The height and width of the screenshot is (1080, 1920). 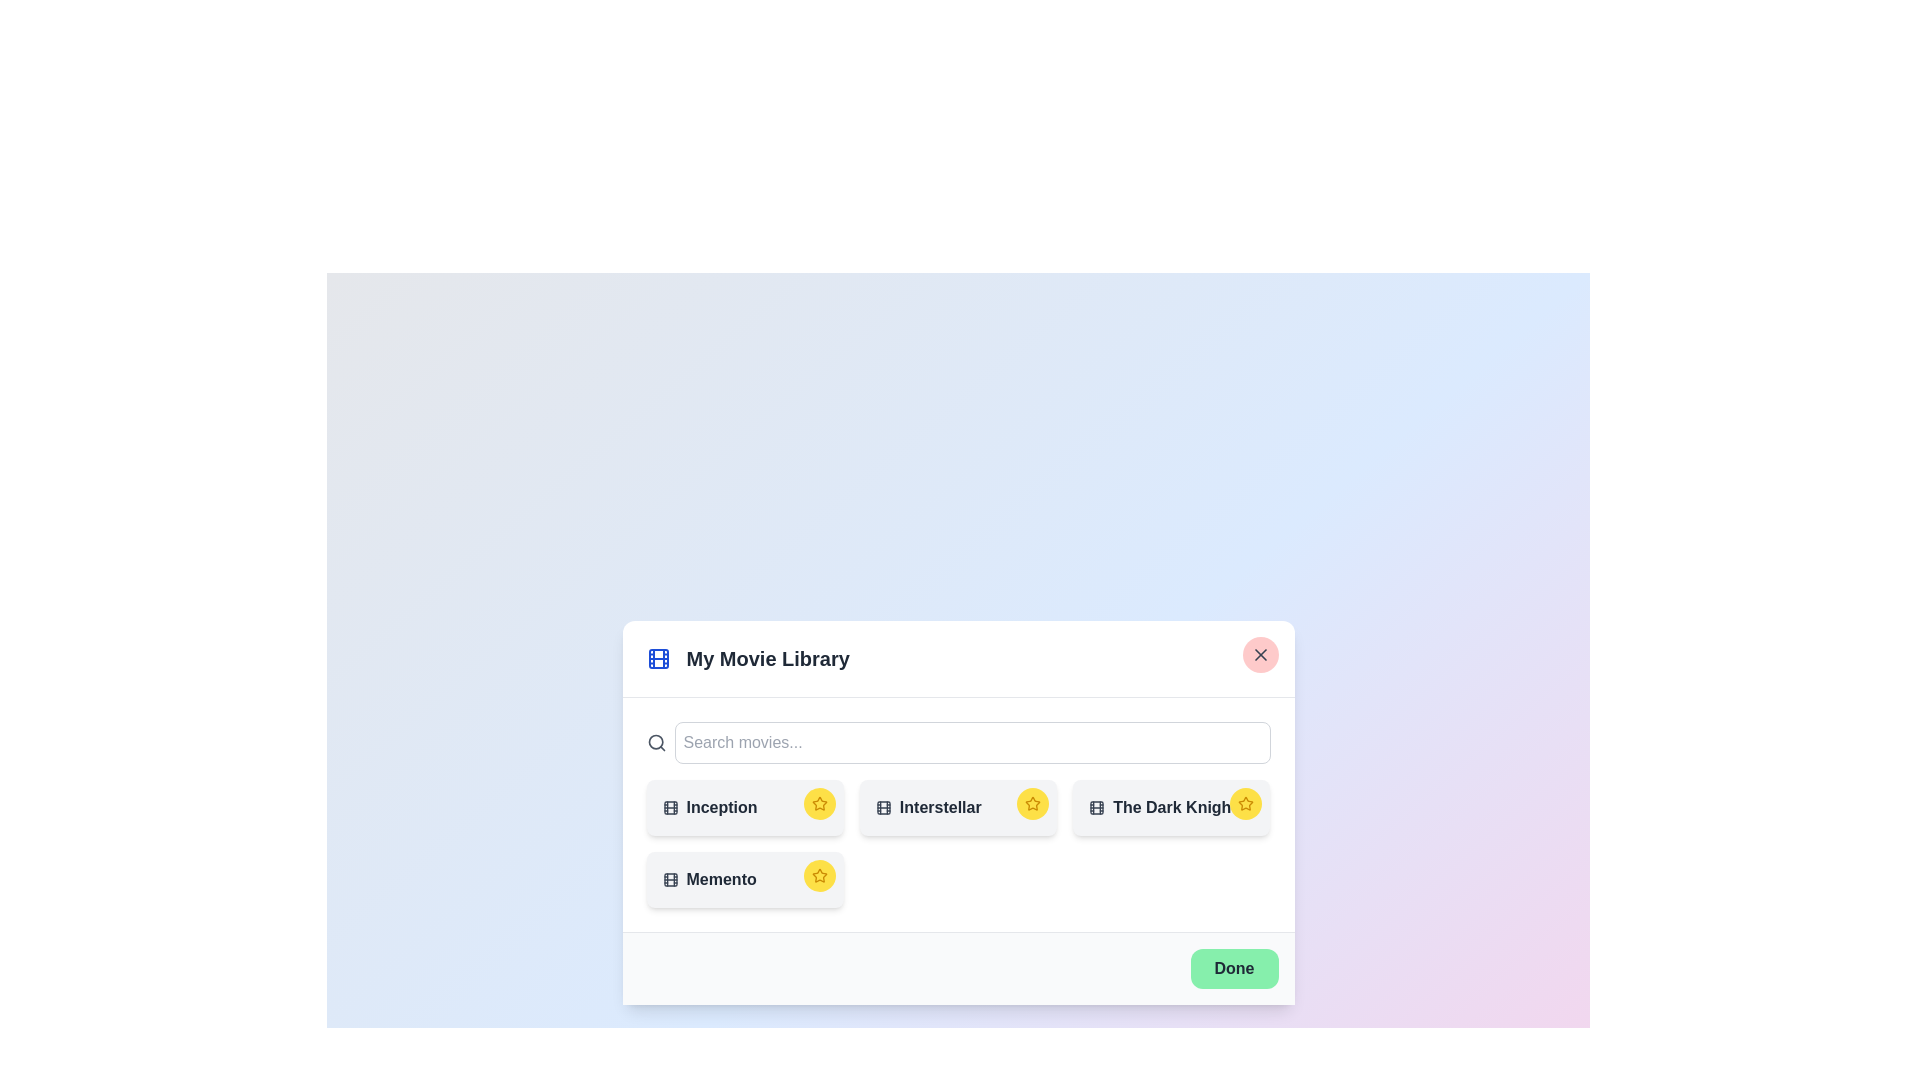 What do you see at coordinates (658, 659) in the screenshot?
I see `the icon representing the 'My Movie Library' section, located in the header to the left of the section text and above the search bar` at bounding box center [658, 659].